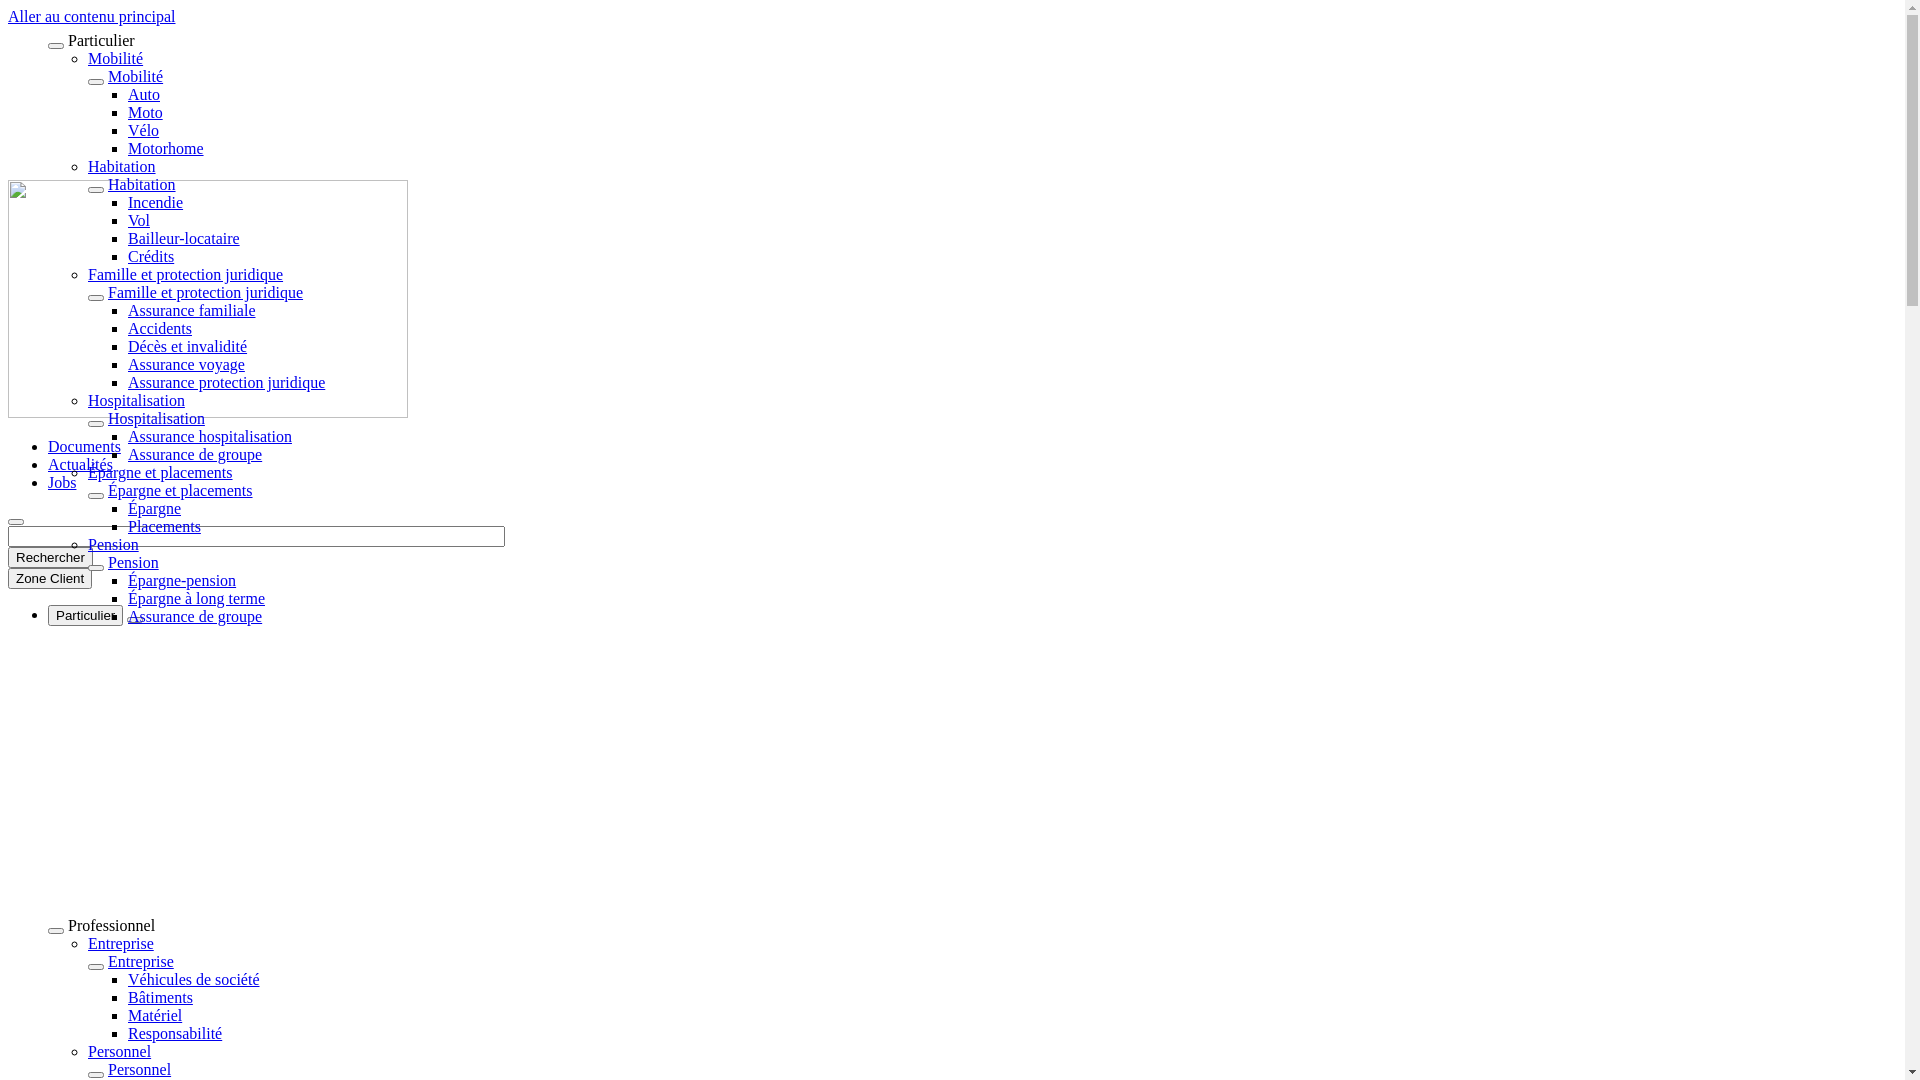  I want to click on 'Assurance de groupe', so click(127, 454).